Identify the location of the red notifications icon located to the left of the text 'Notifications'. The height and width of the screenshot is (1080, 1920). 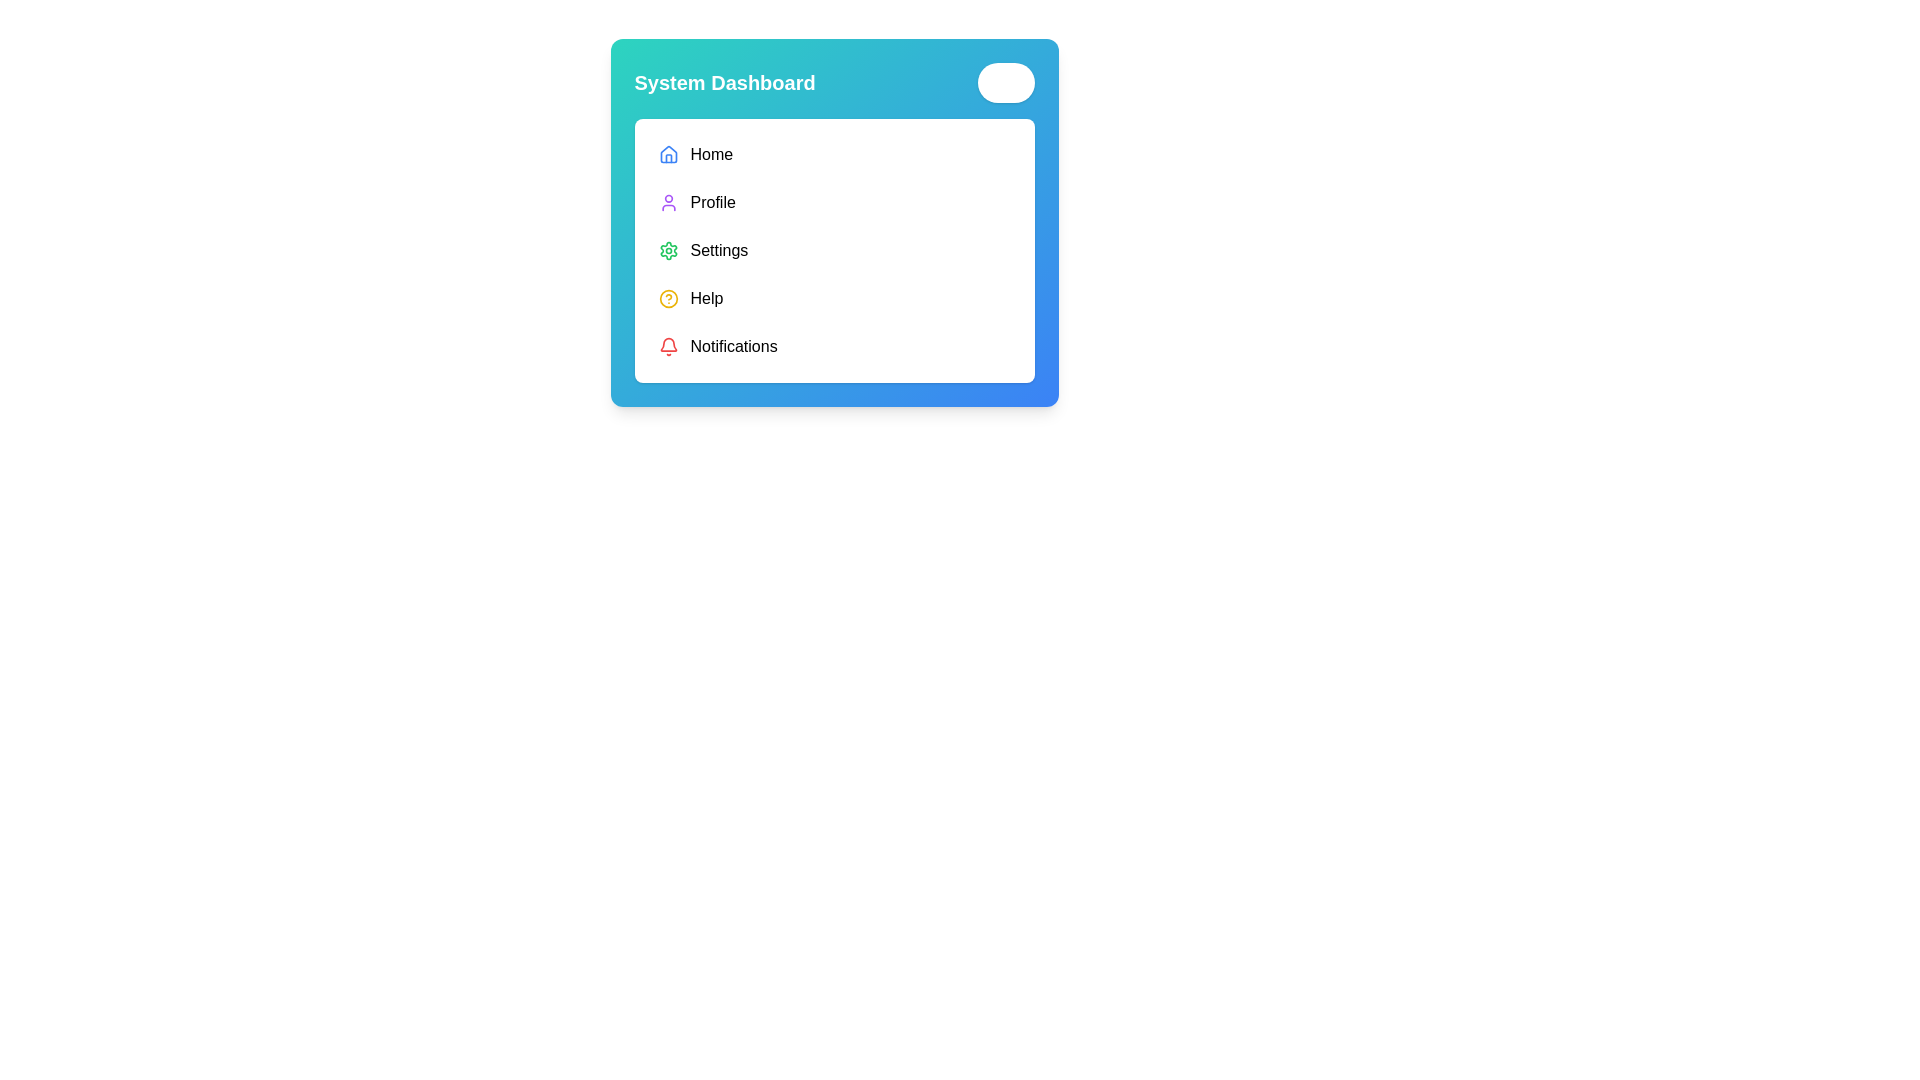
(668, 346).